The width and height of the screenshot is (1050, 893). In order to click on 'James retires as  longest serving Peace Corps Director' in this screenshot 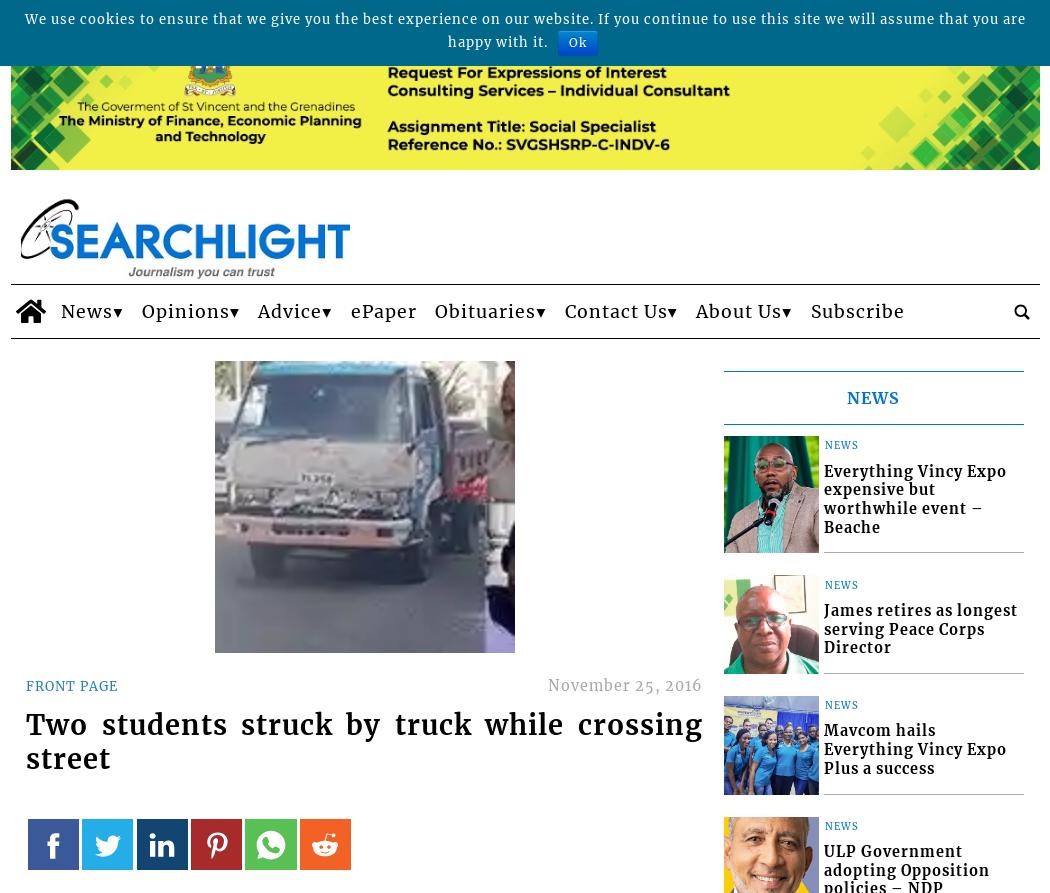, I will do `click(920, 629)`.